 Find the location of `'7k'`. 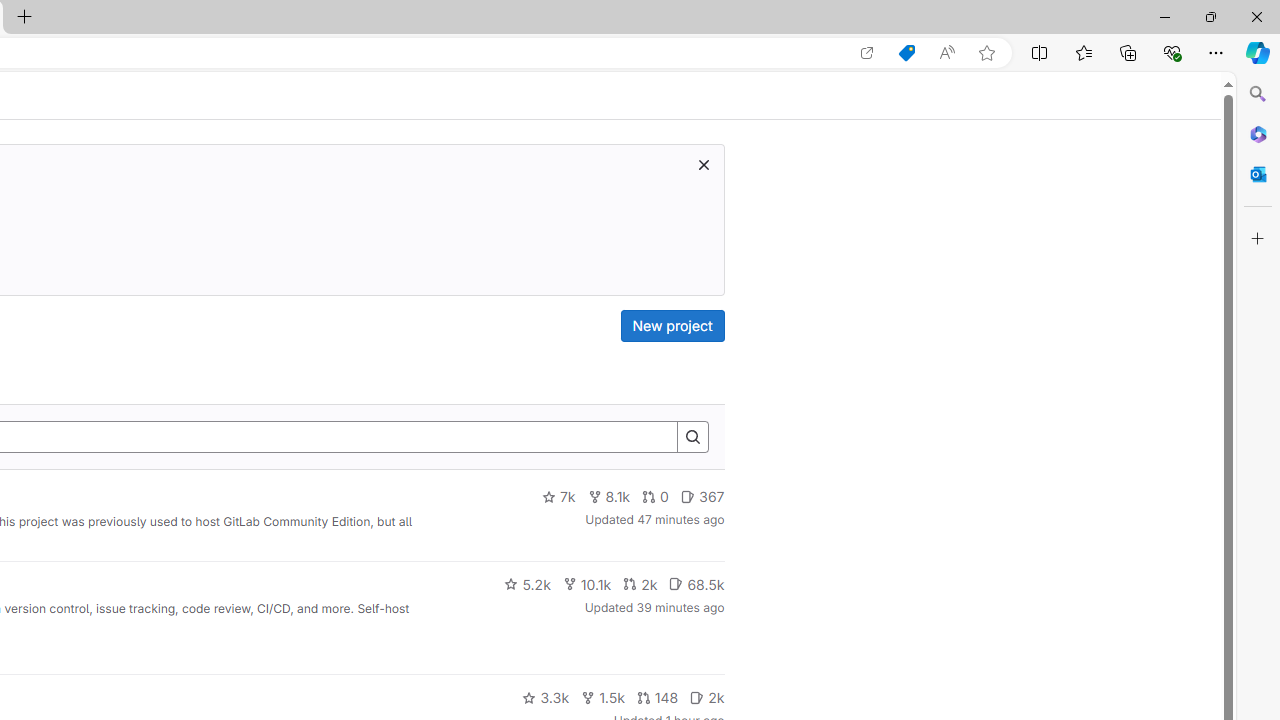

'7k' is located at coordinates (558, 496).